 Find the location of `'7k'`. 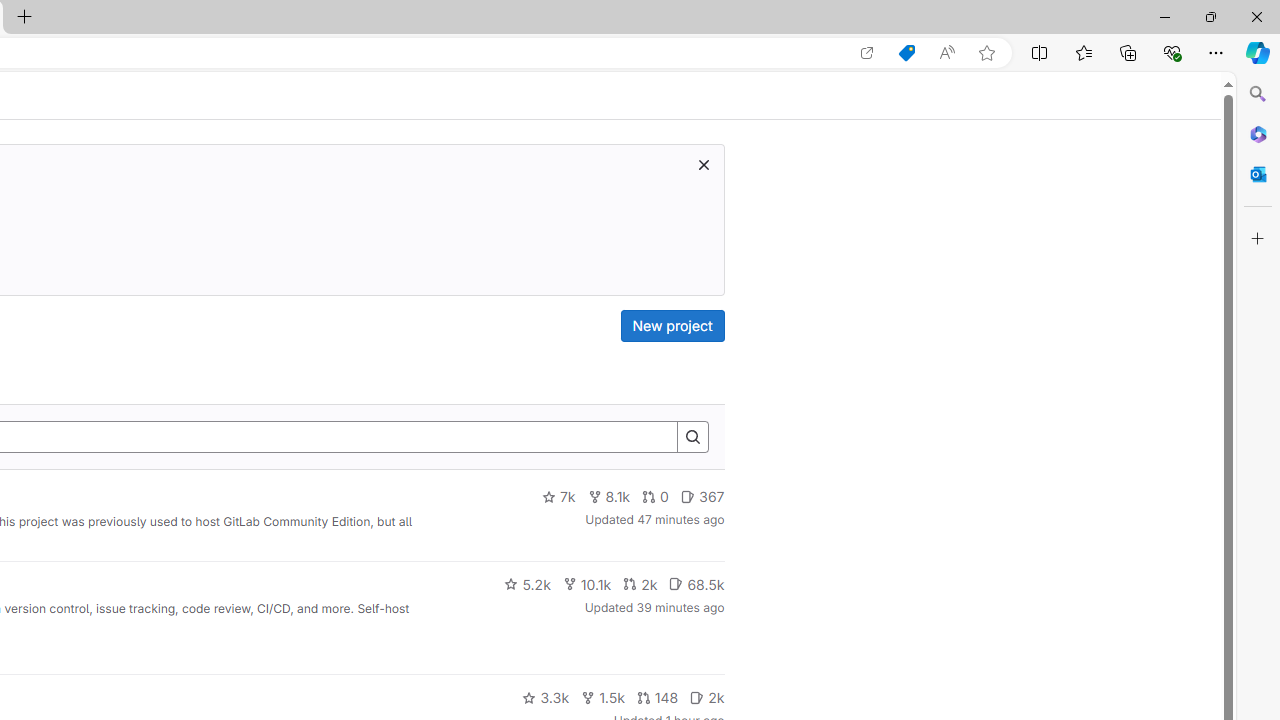

'7k' is located at coordinates (558, 496).